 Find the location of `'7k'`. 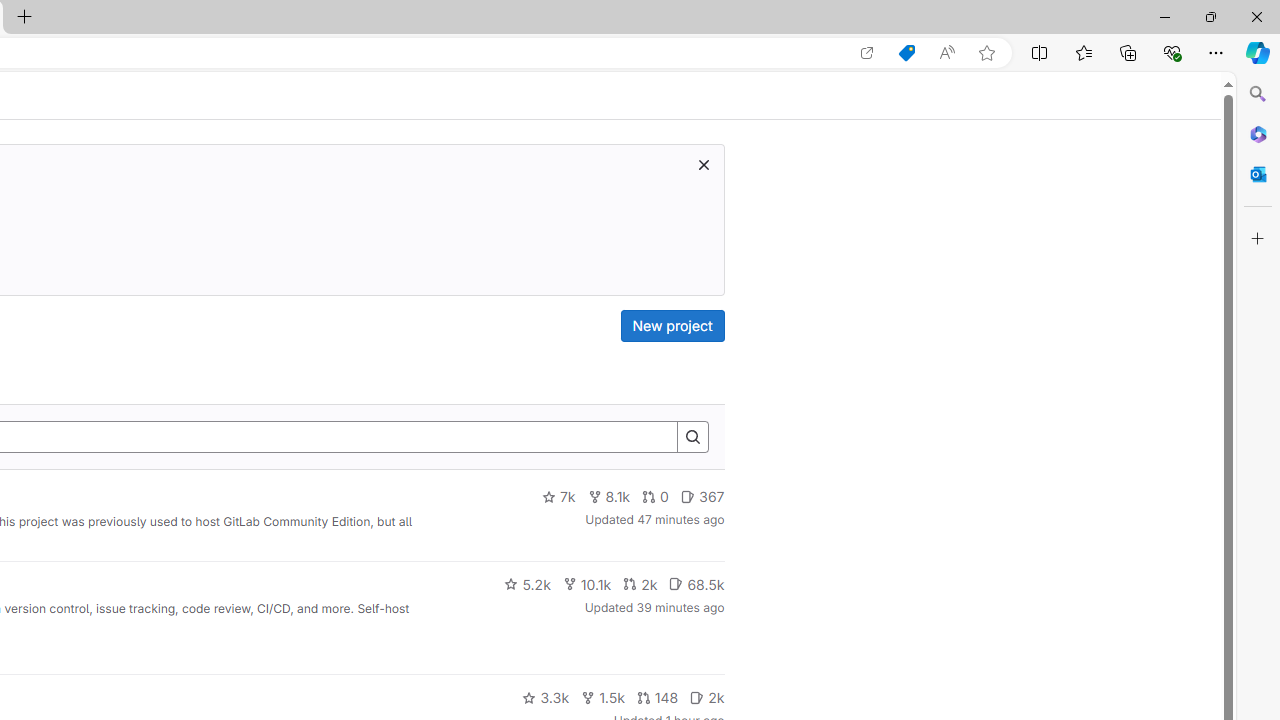

'7k' is located at coordinates (558, 496).